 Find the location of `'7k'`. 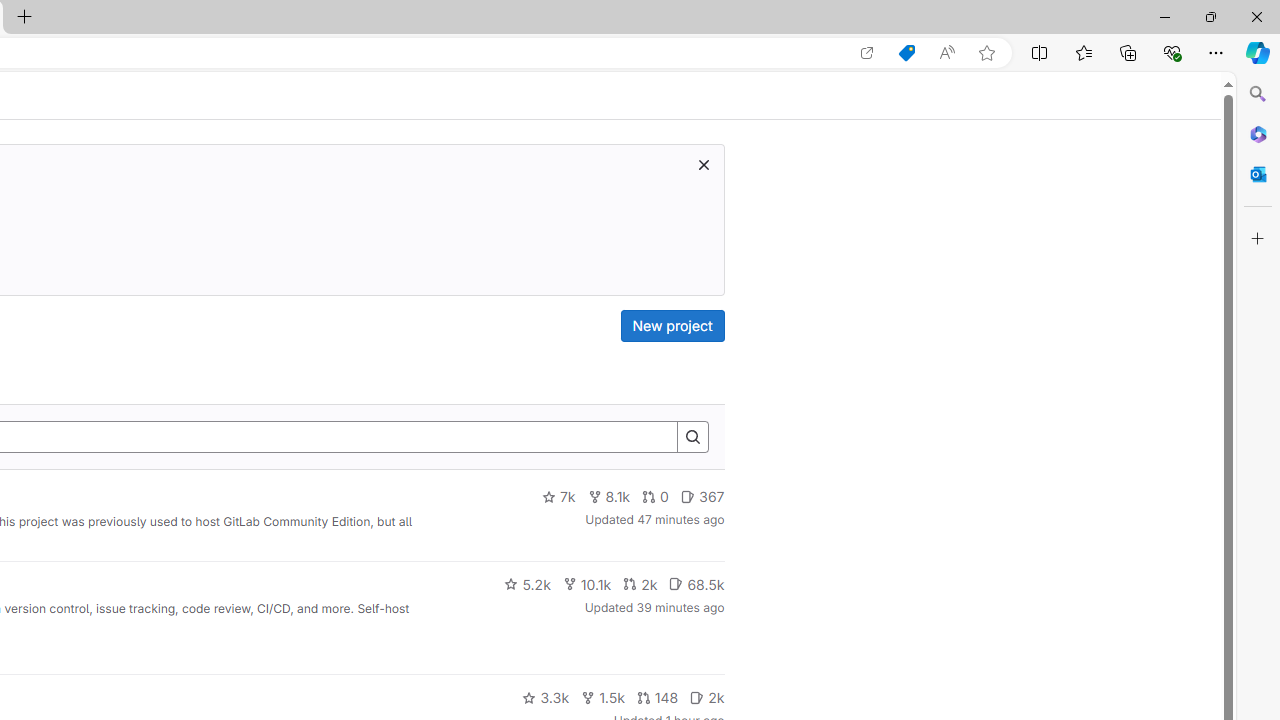

'7k' is located at coordinates (558, 496).